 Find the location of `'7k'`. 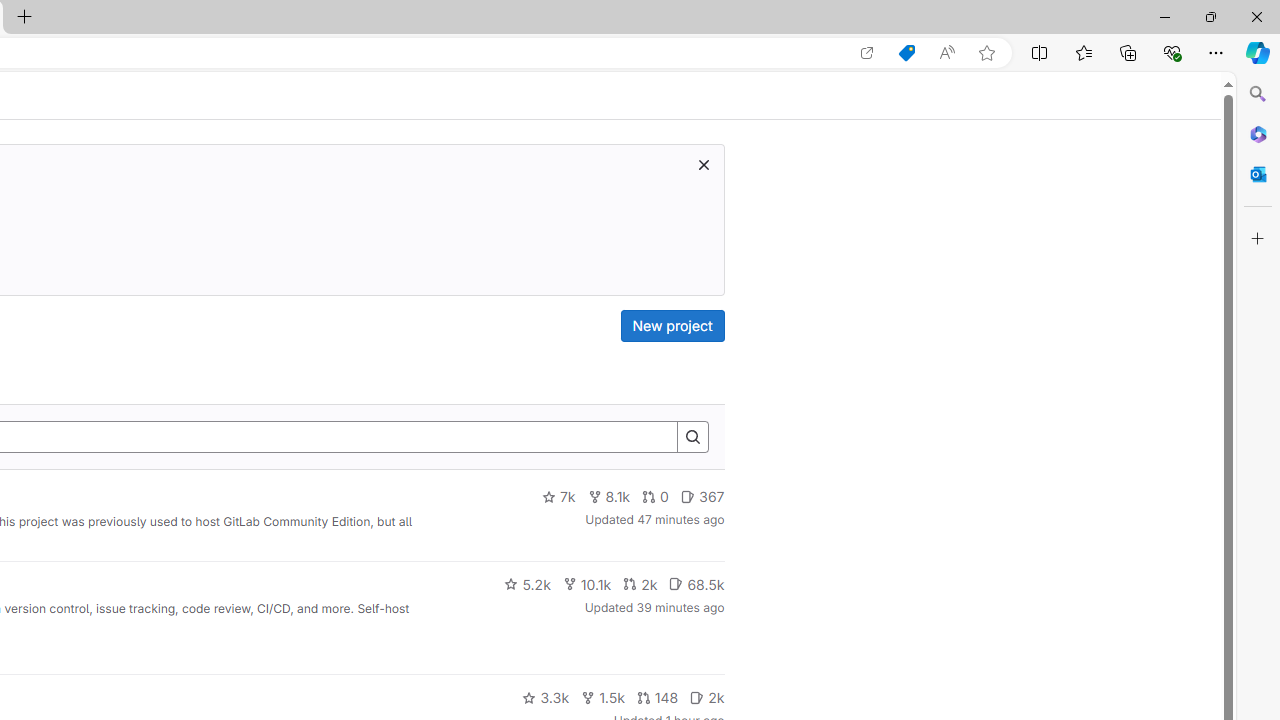

'7k' is located at coordinates (558, 496).